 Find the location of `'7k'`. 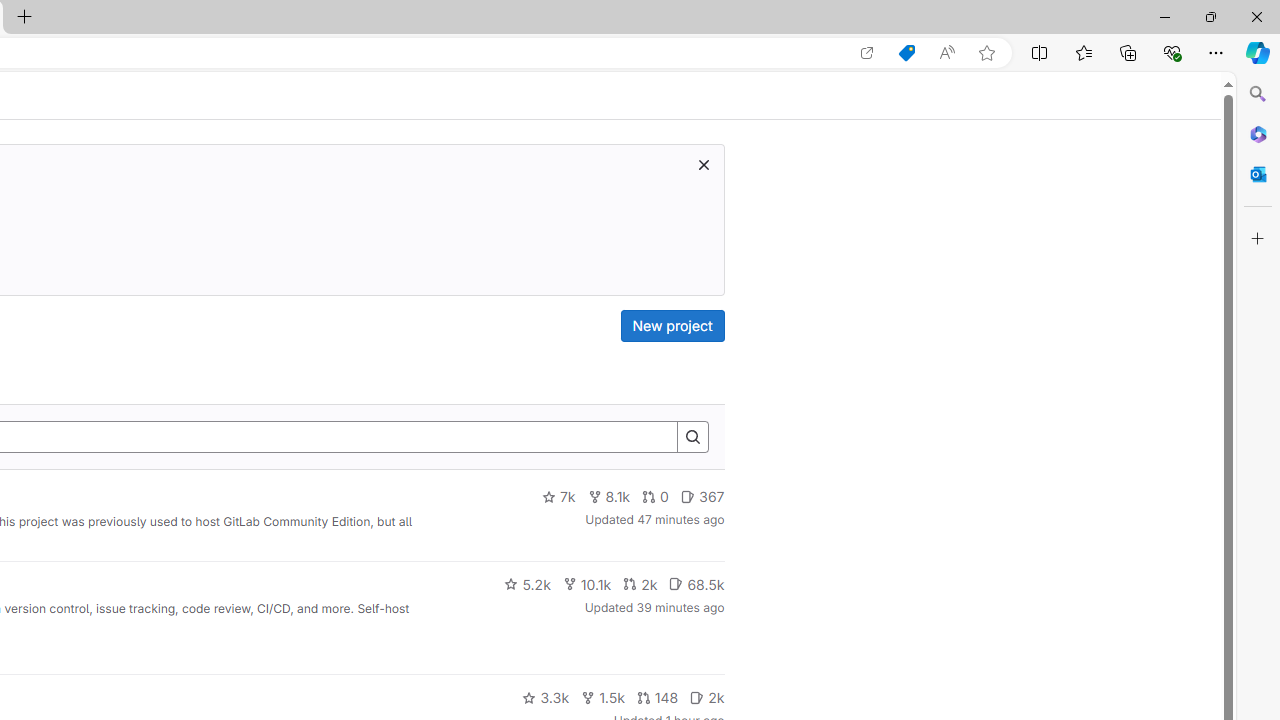

'7k' is located at coordinates (558, 496).